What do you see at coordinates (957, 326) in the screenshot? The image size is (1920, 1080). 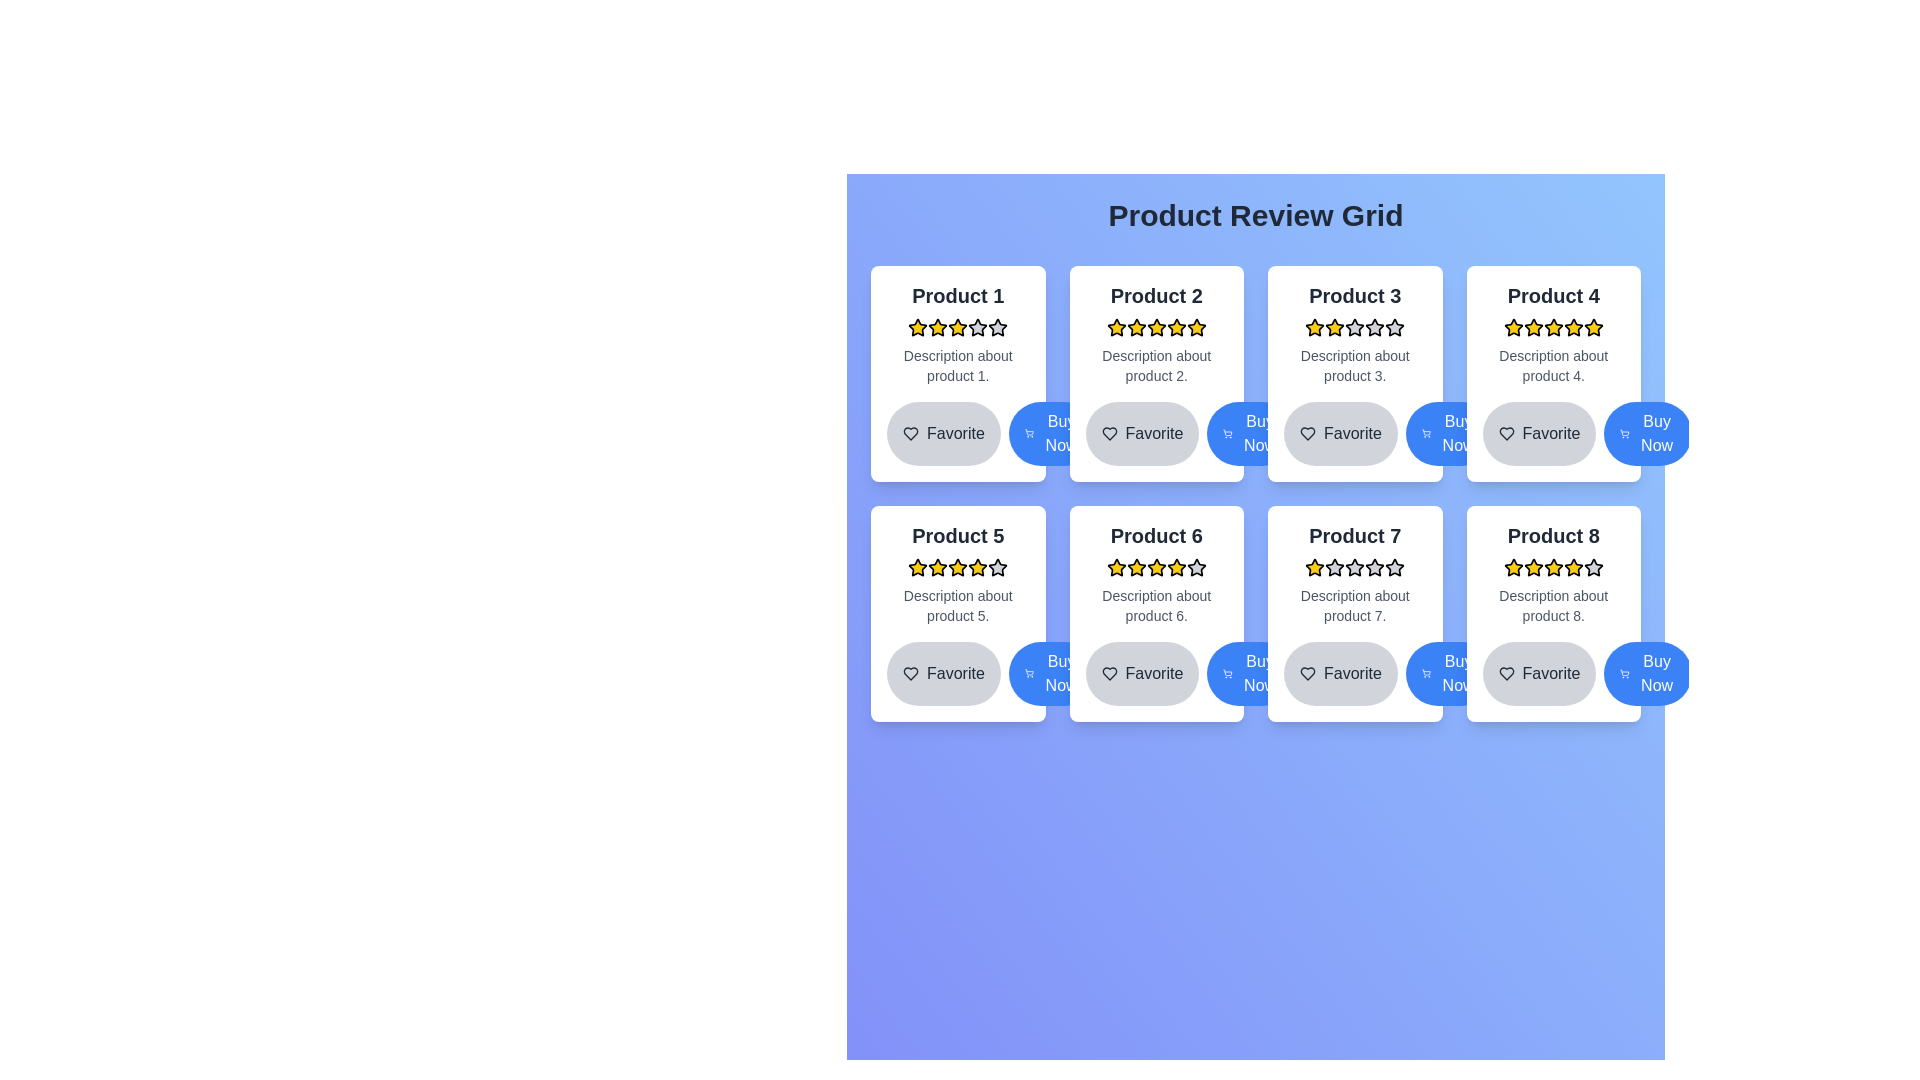 I see `the filled yellow star-shaped icon, which is the second star in the 5-star rating component located in the 'Product 1' card in the top-left corner of the product grid` at bounding box center [957, 326].